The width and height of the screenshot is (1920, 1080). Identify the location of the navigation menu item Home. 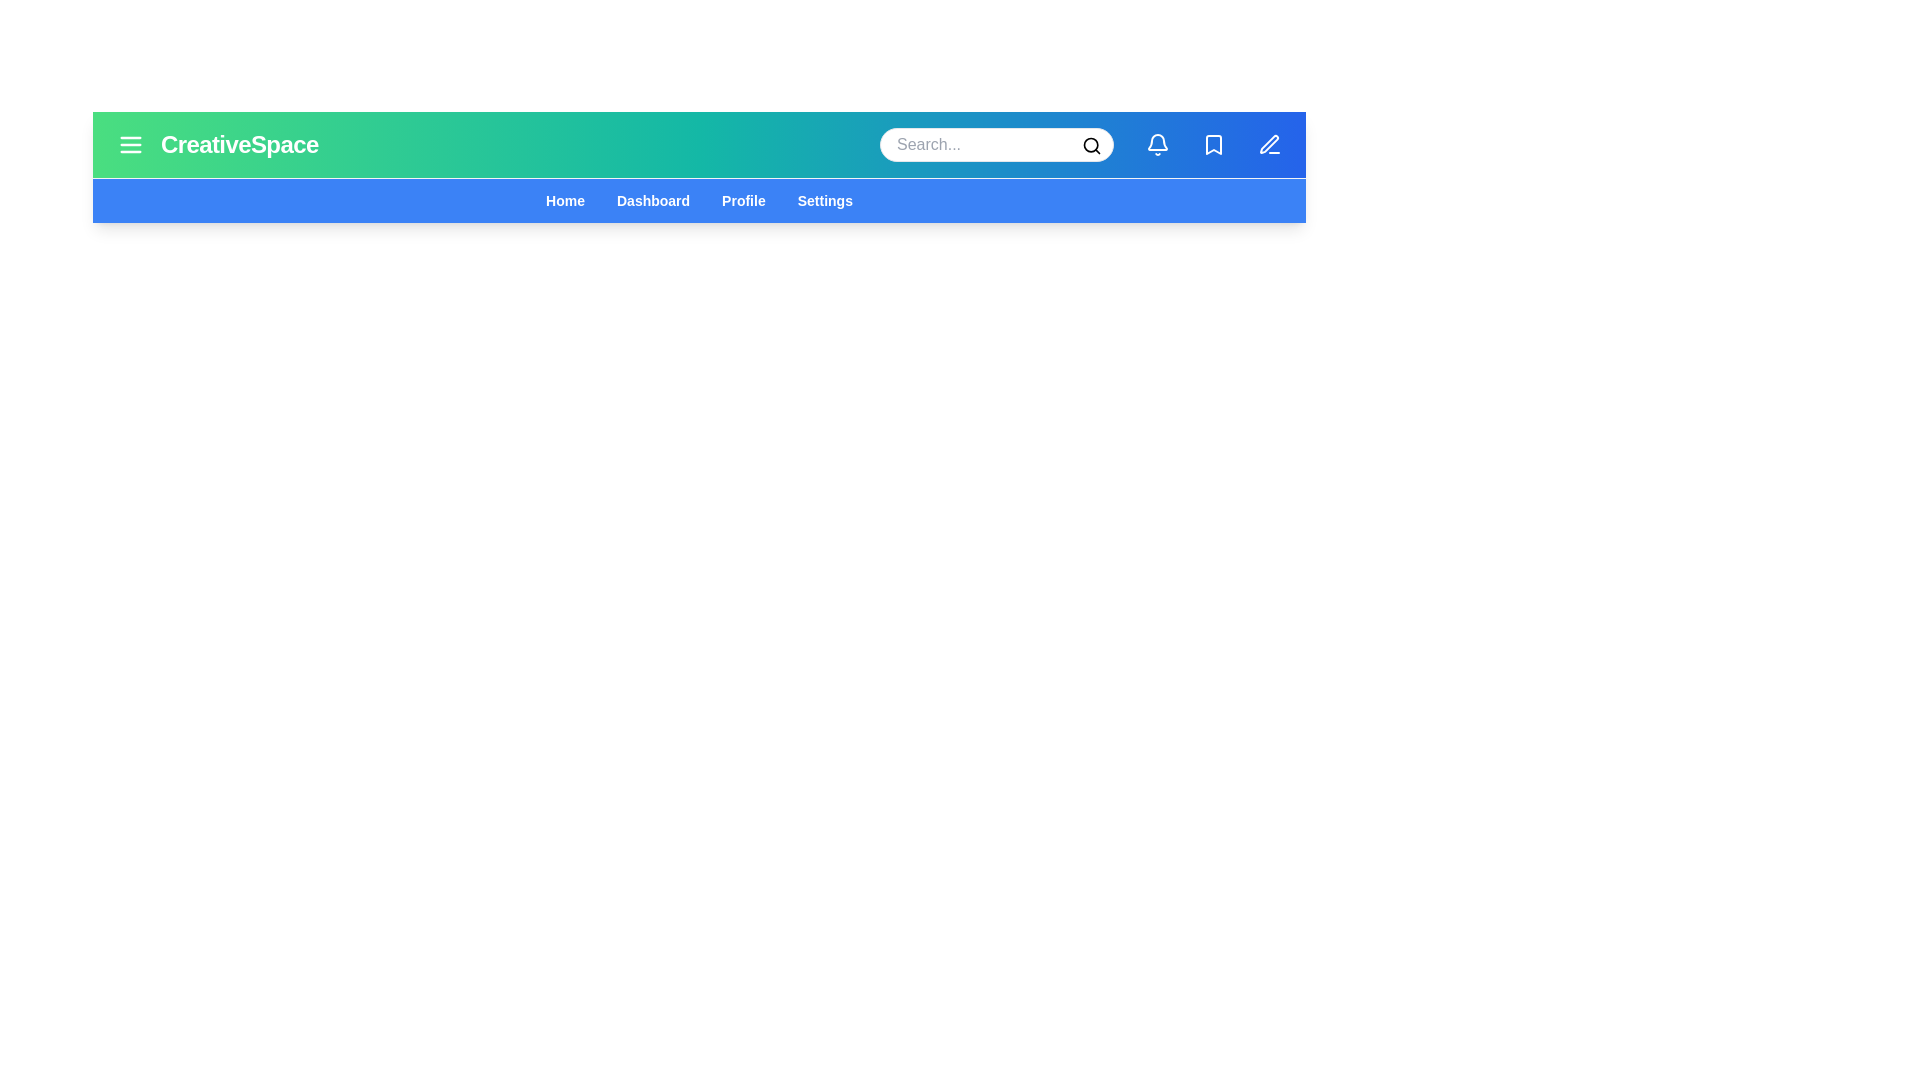
(564, 200).